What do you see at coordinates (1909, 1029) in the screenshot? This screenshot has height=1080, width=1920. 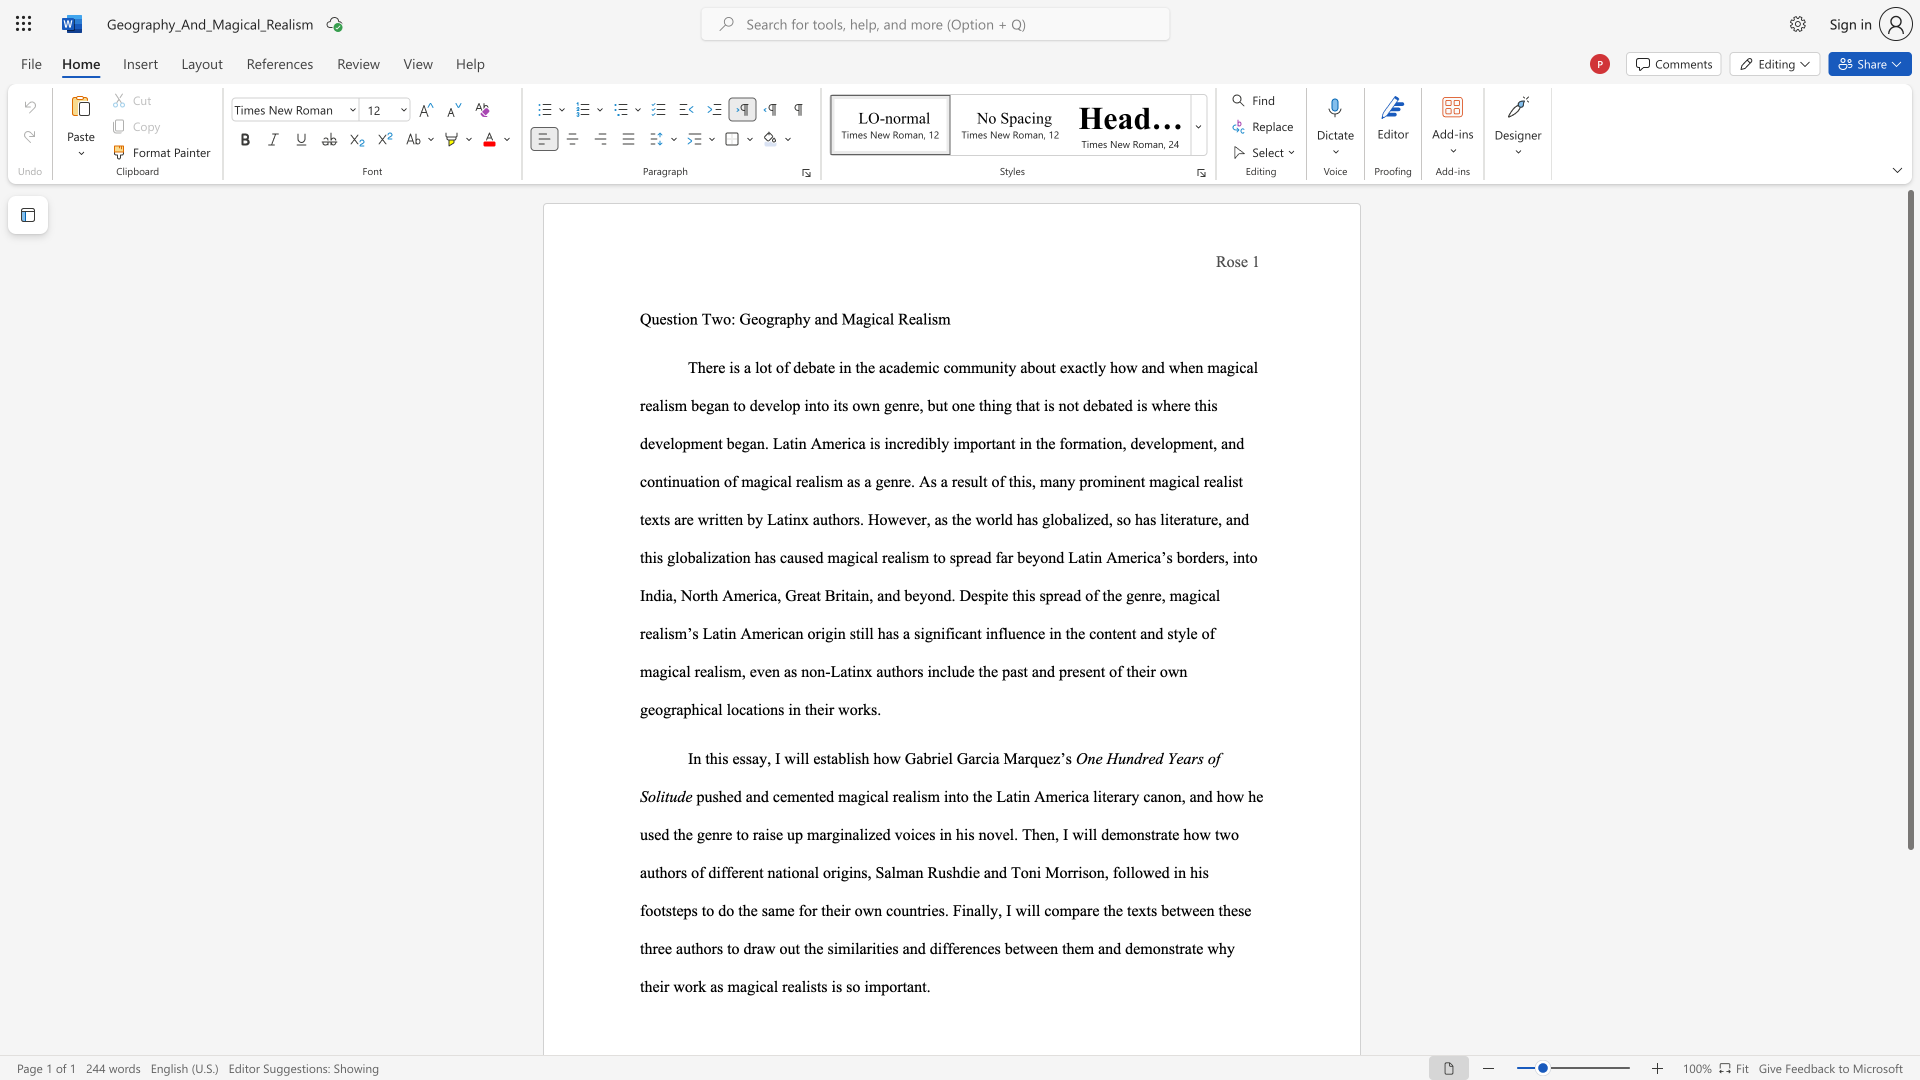 I see `the scrollbar to slide the page down` at bounding box center [1909, 1029].